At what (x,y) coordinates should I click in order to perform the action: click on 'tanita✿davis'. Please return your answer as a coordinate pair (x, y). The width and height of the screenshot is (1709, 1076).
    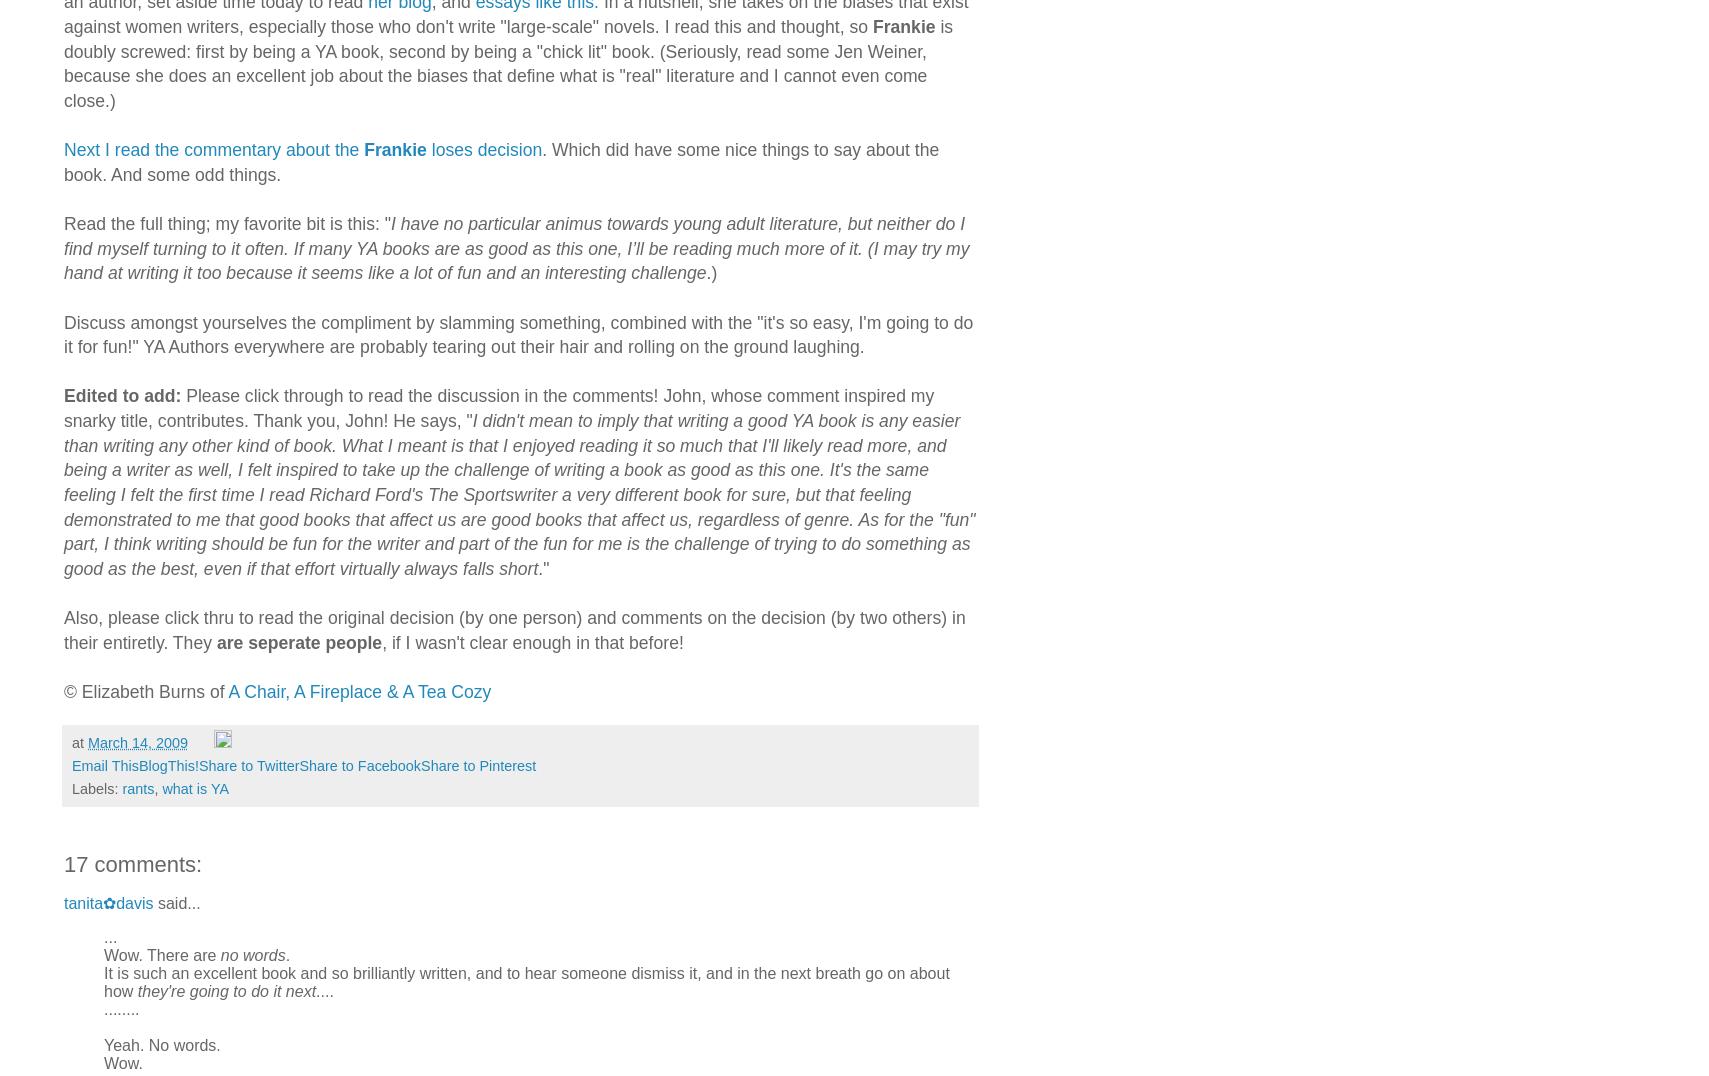
    Looking at the image, I should click on (107, 901).